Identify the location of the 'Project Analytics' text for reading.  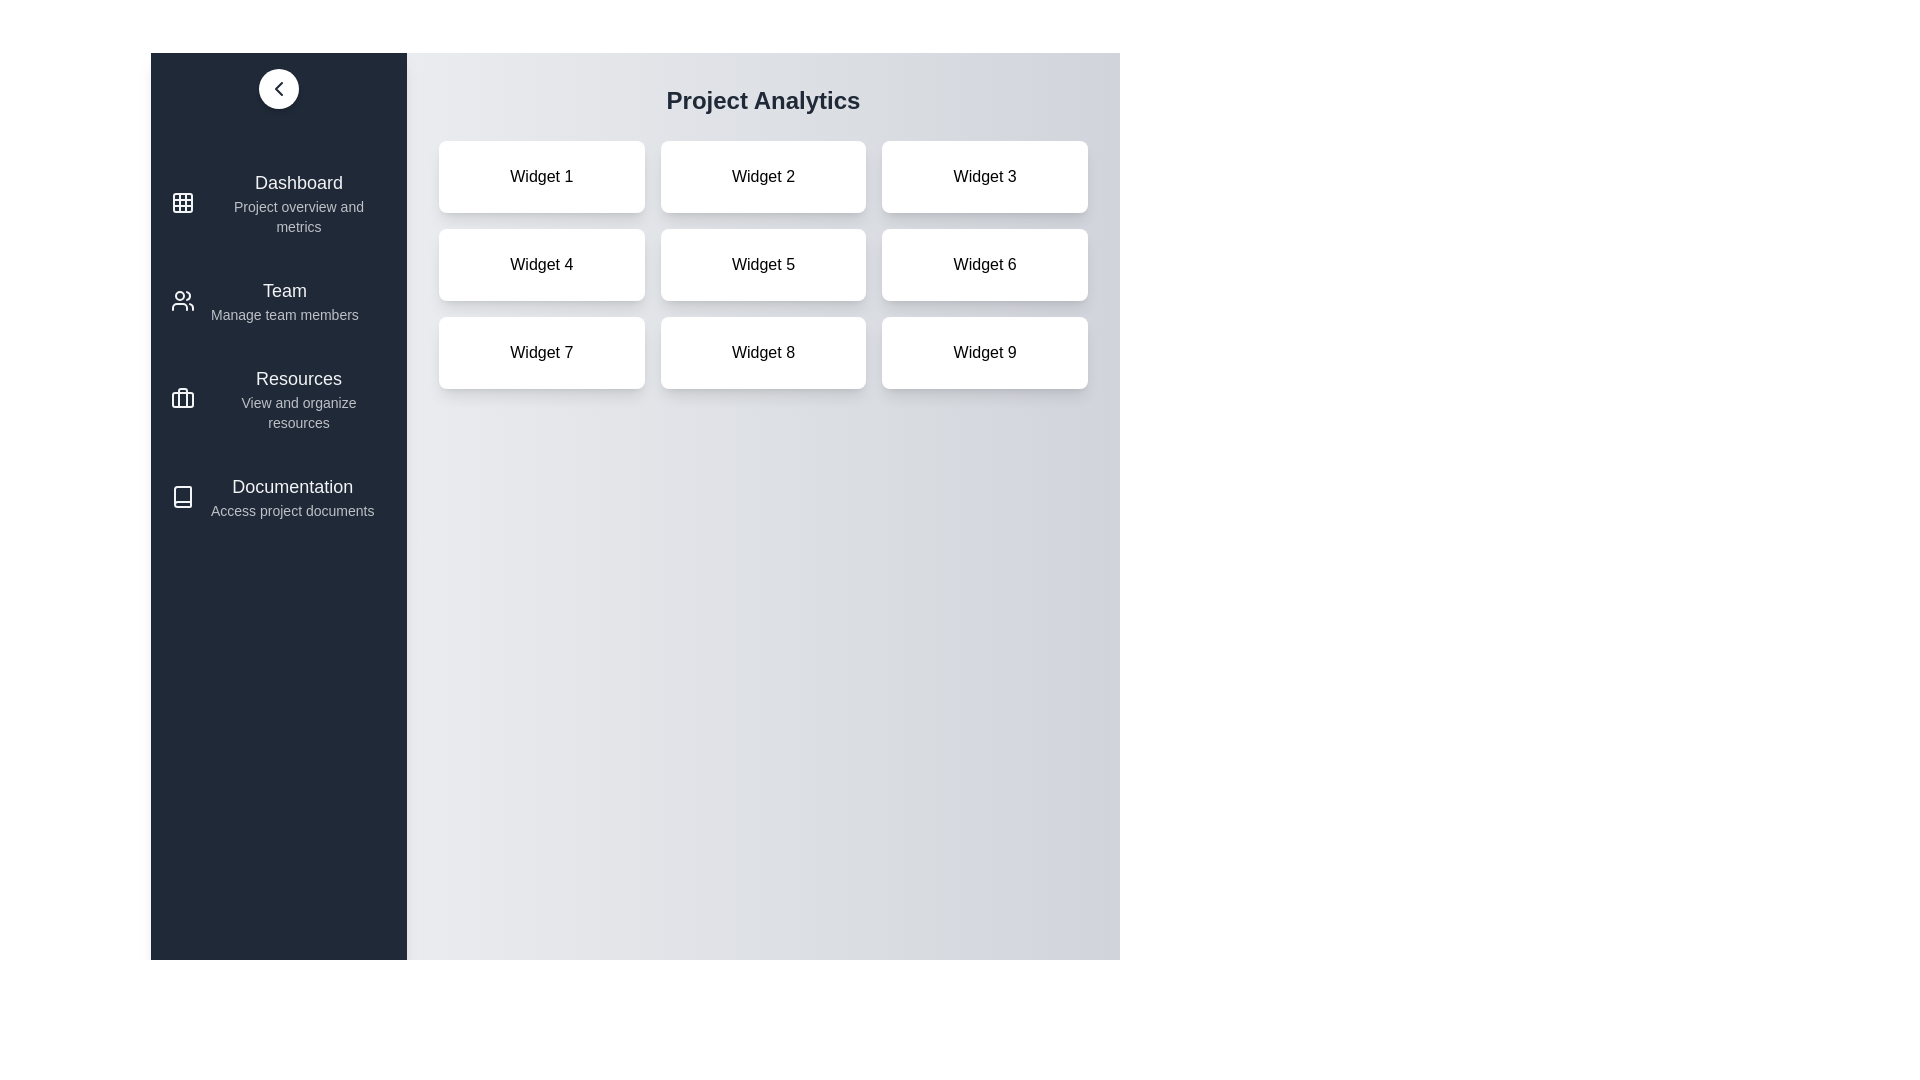
(762, 100).